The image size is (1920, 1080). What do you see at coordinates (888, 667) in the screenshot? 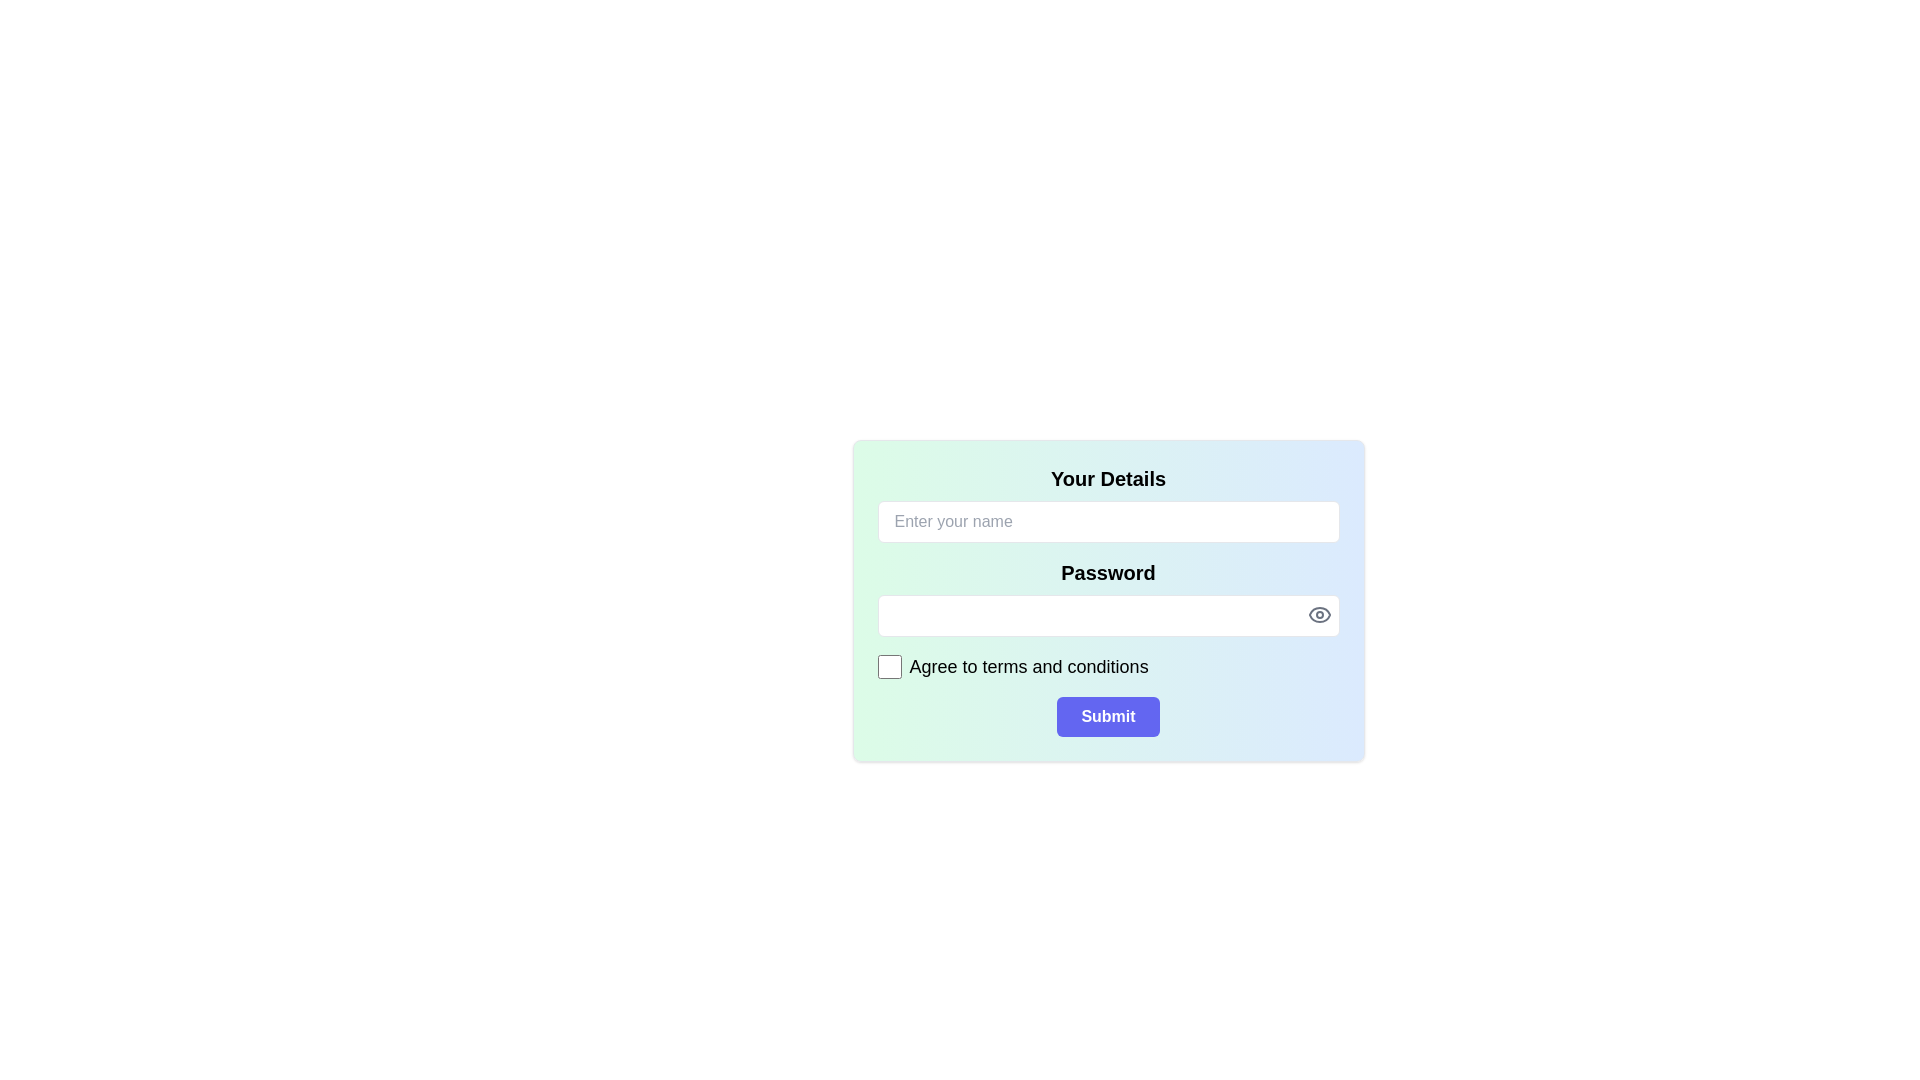
I see `the unselected checkbox` at bounding box center [888, 667].